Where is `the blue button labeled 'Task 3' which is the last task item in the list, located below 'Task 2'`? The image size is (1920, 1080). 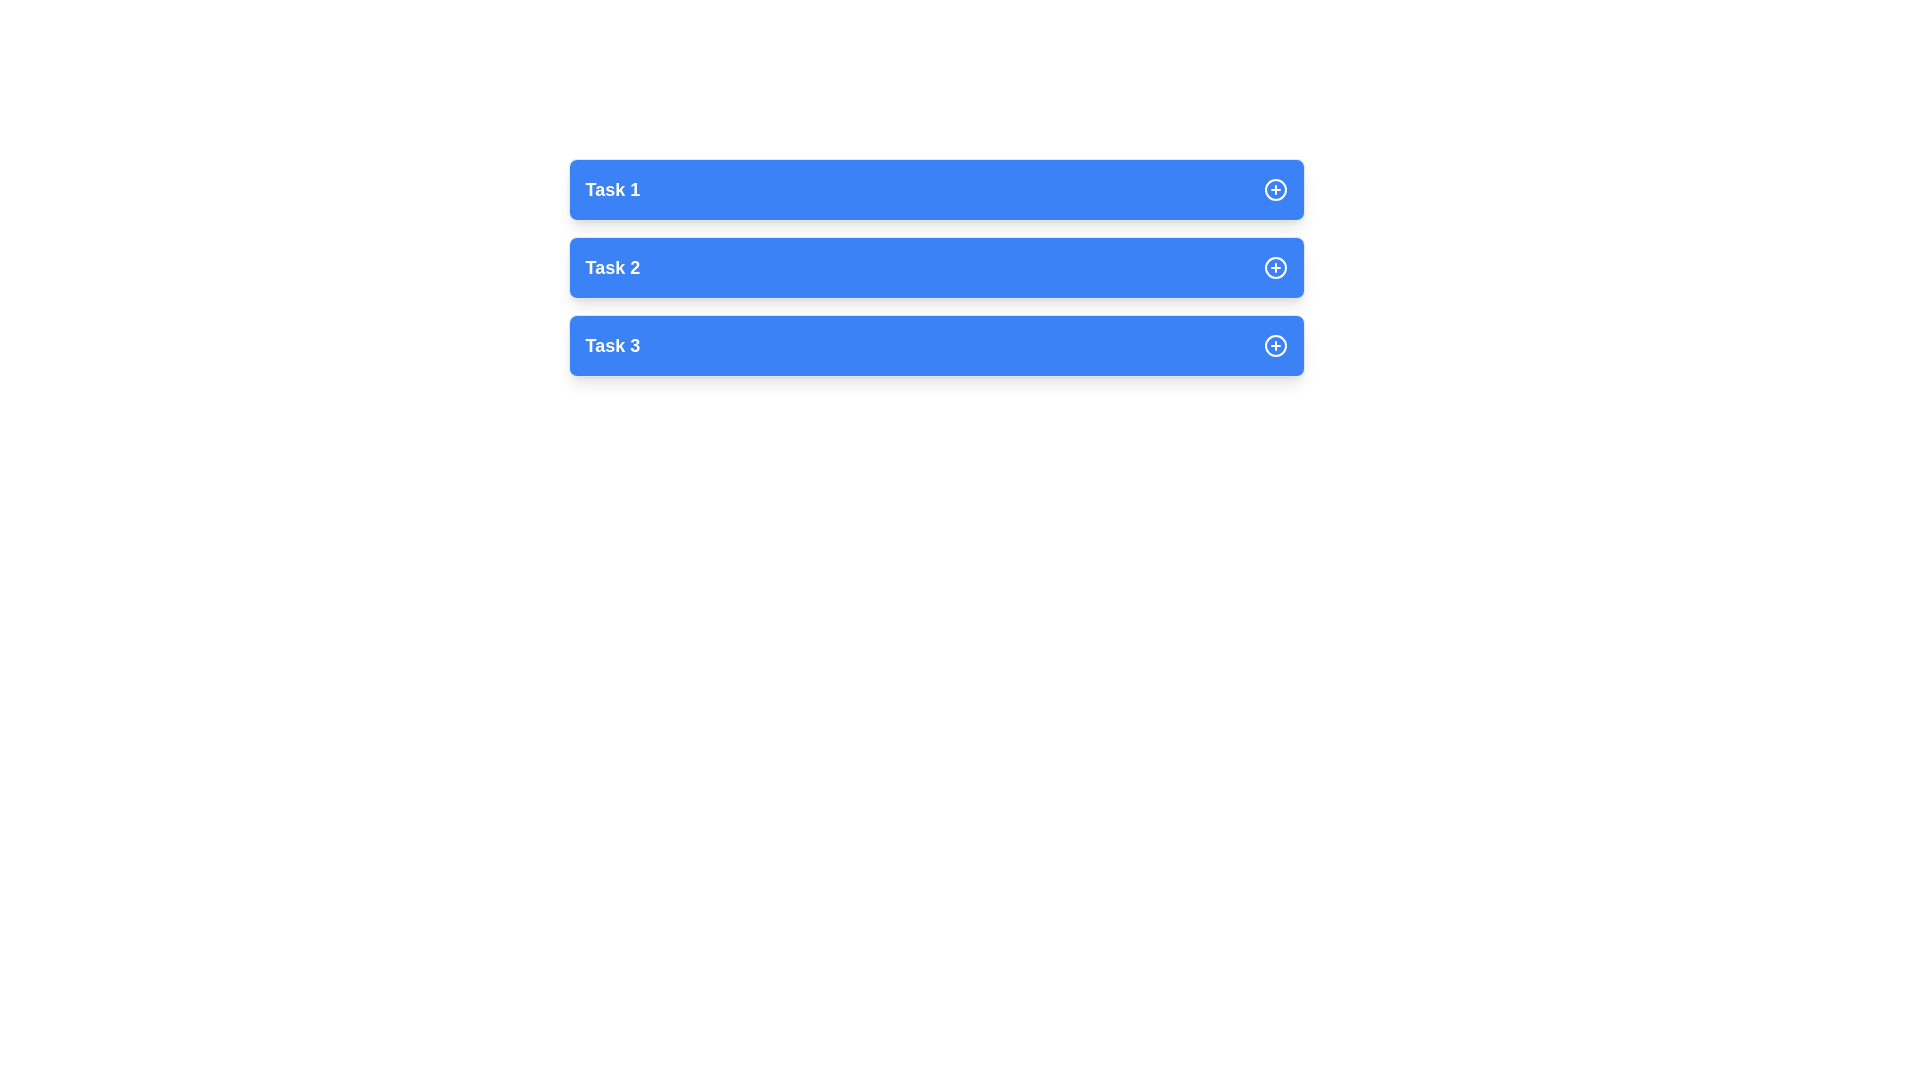
the blue button labeled 'Task 3' which is the last task item in the list, located below 'Task 2' is located at coordinates (935, 345).